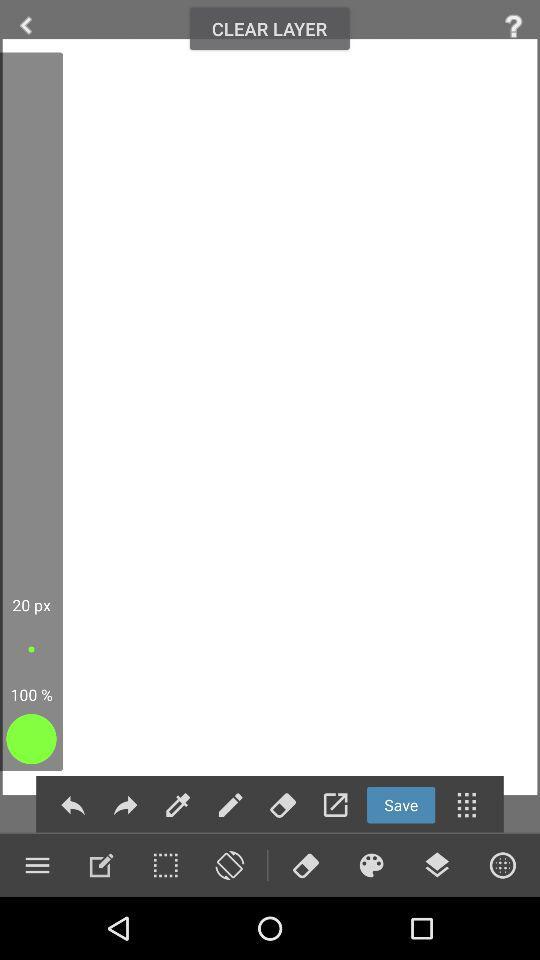  I want to click on the date_range icon, so click(164, 864).